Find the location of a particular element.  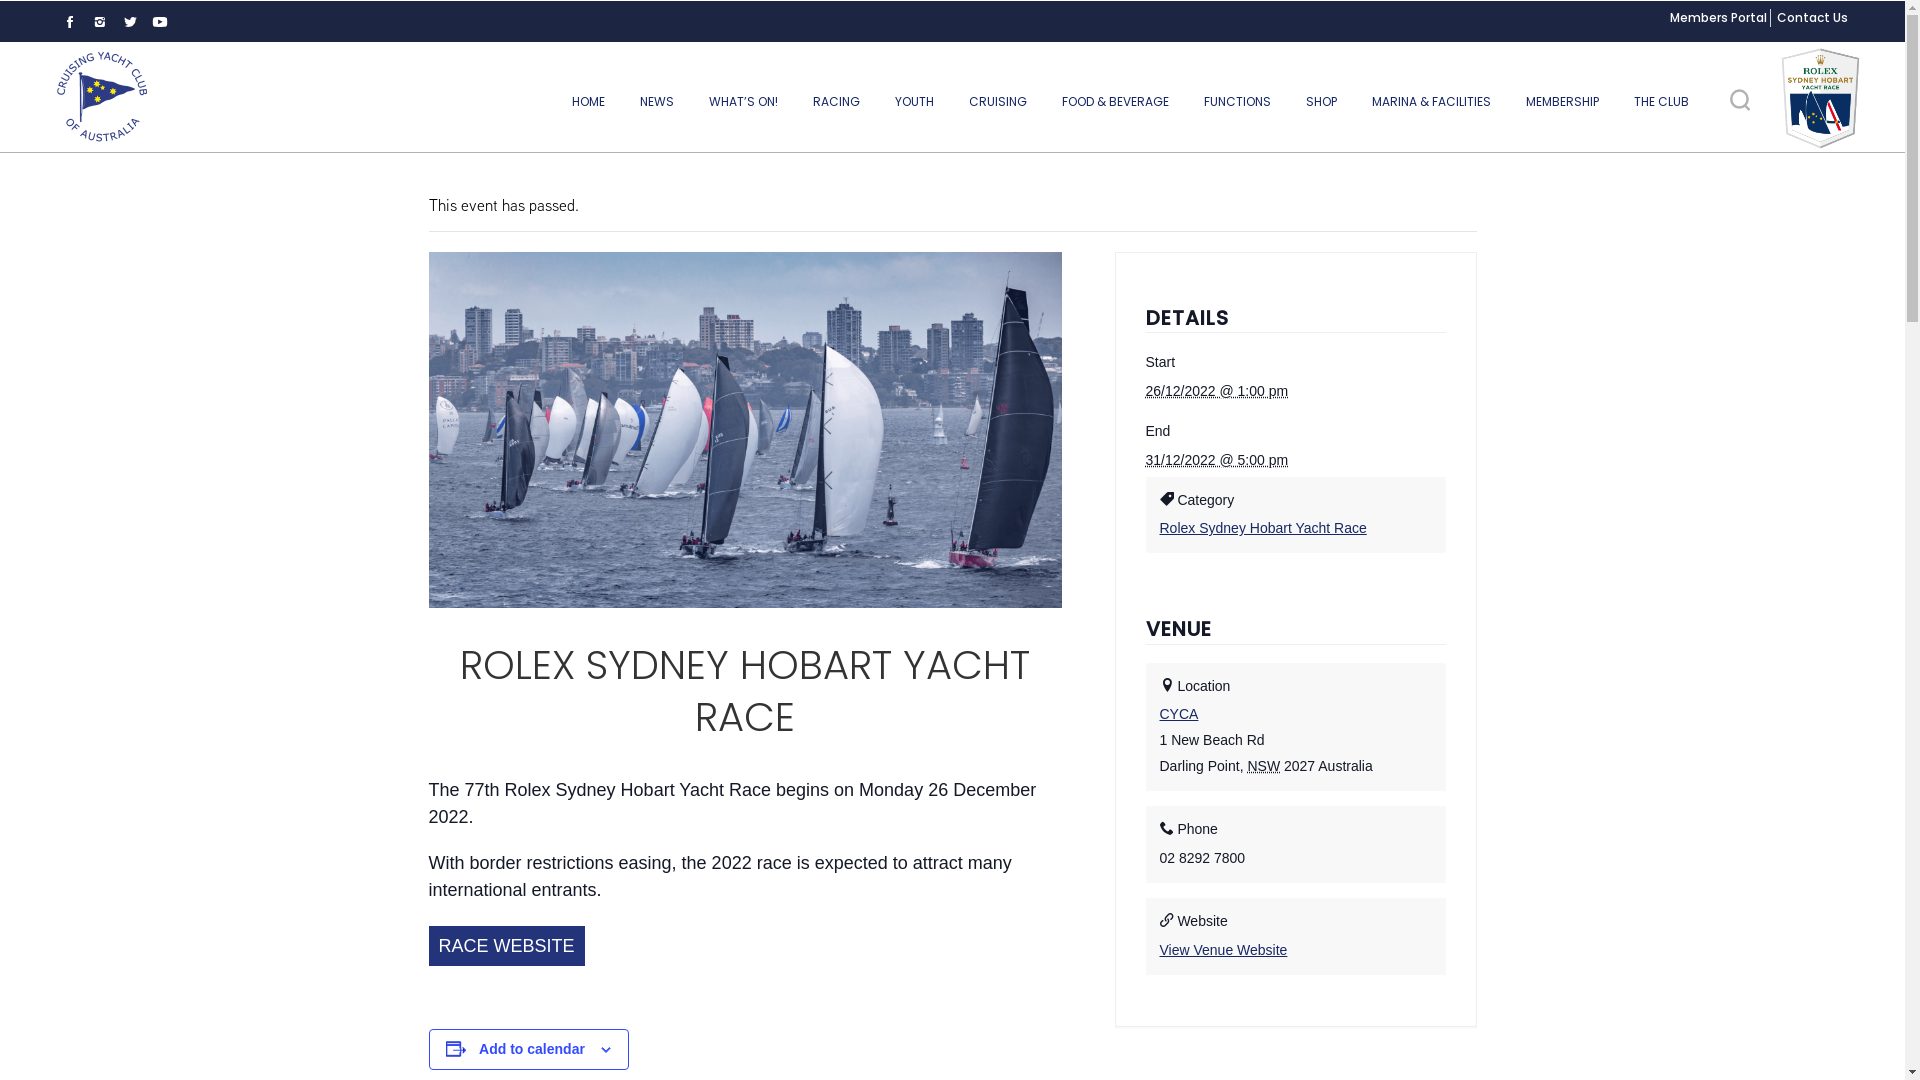

'View Venue Website' is located at coordinates (1223, 948).